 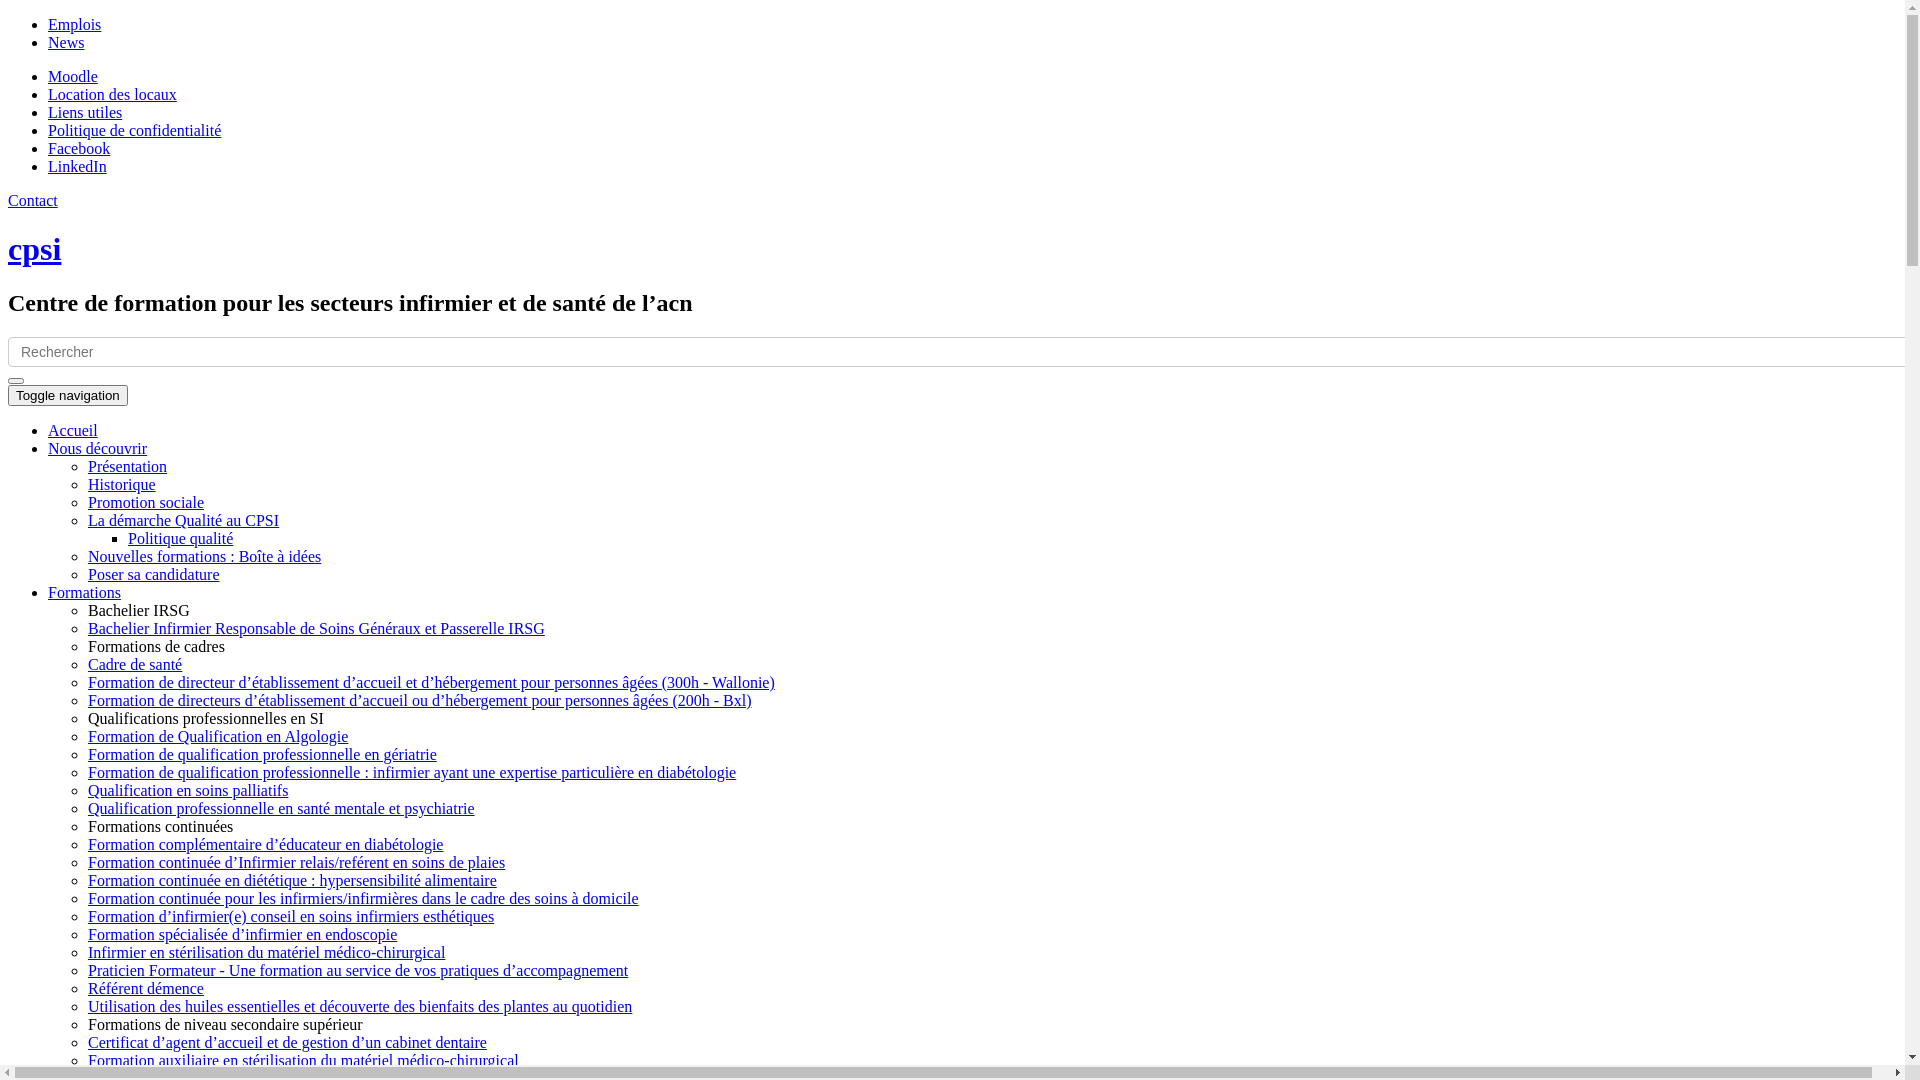 What do you see at coordinates (67, 395) in the screenshot?
I see `'Toggle navigation'` at bounding box center [67, 395].